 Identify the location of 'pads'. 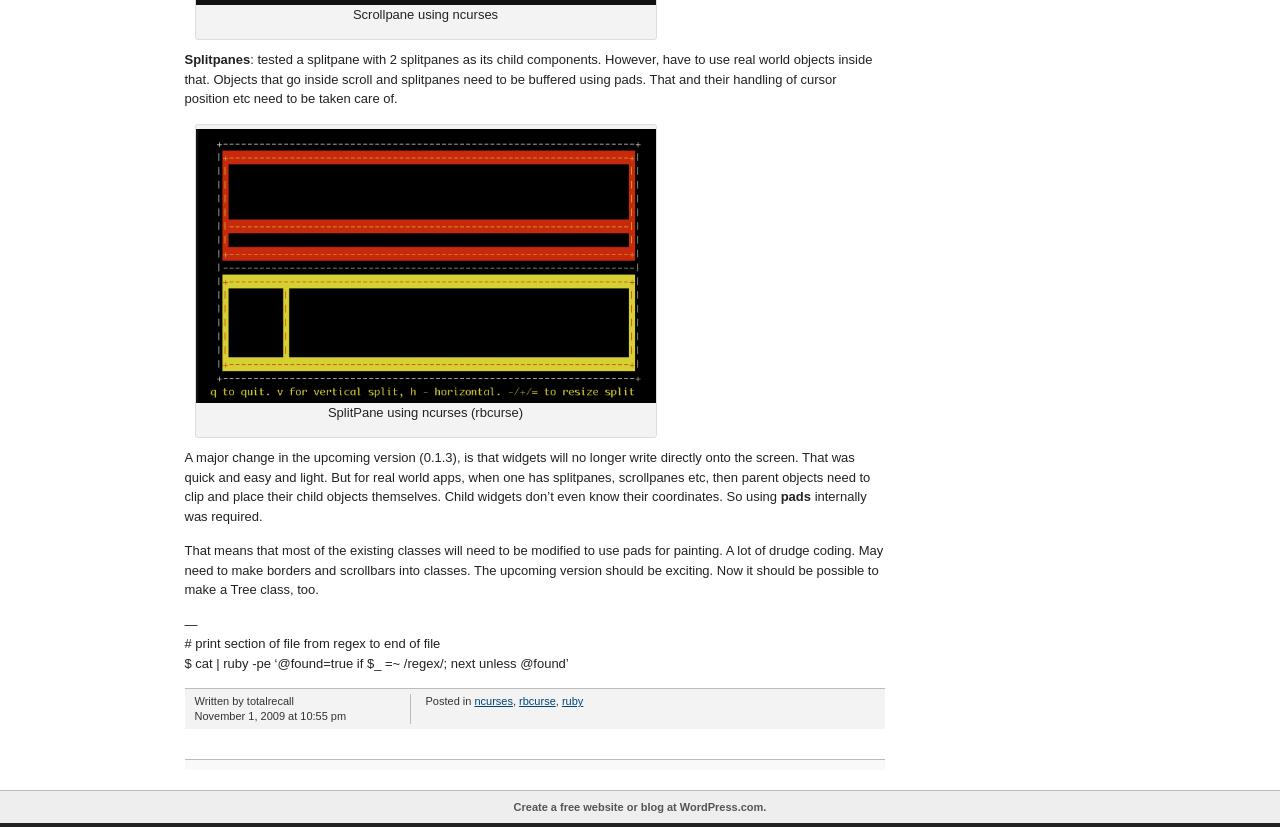
(794, 495).